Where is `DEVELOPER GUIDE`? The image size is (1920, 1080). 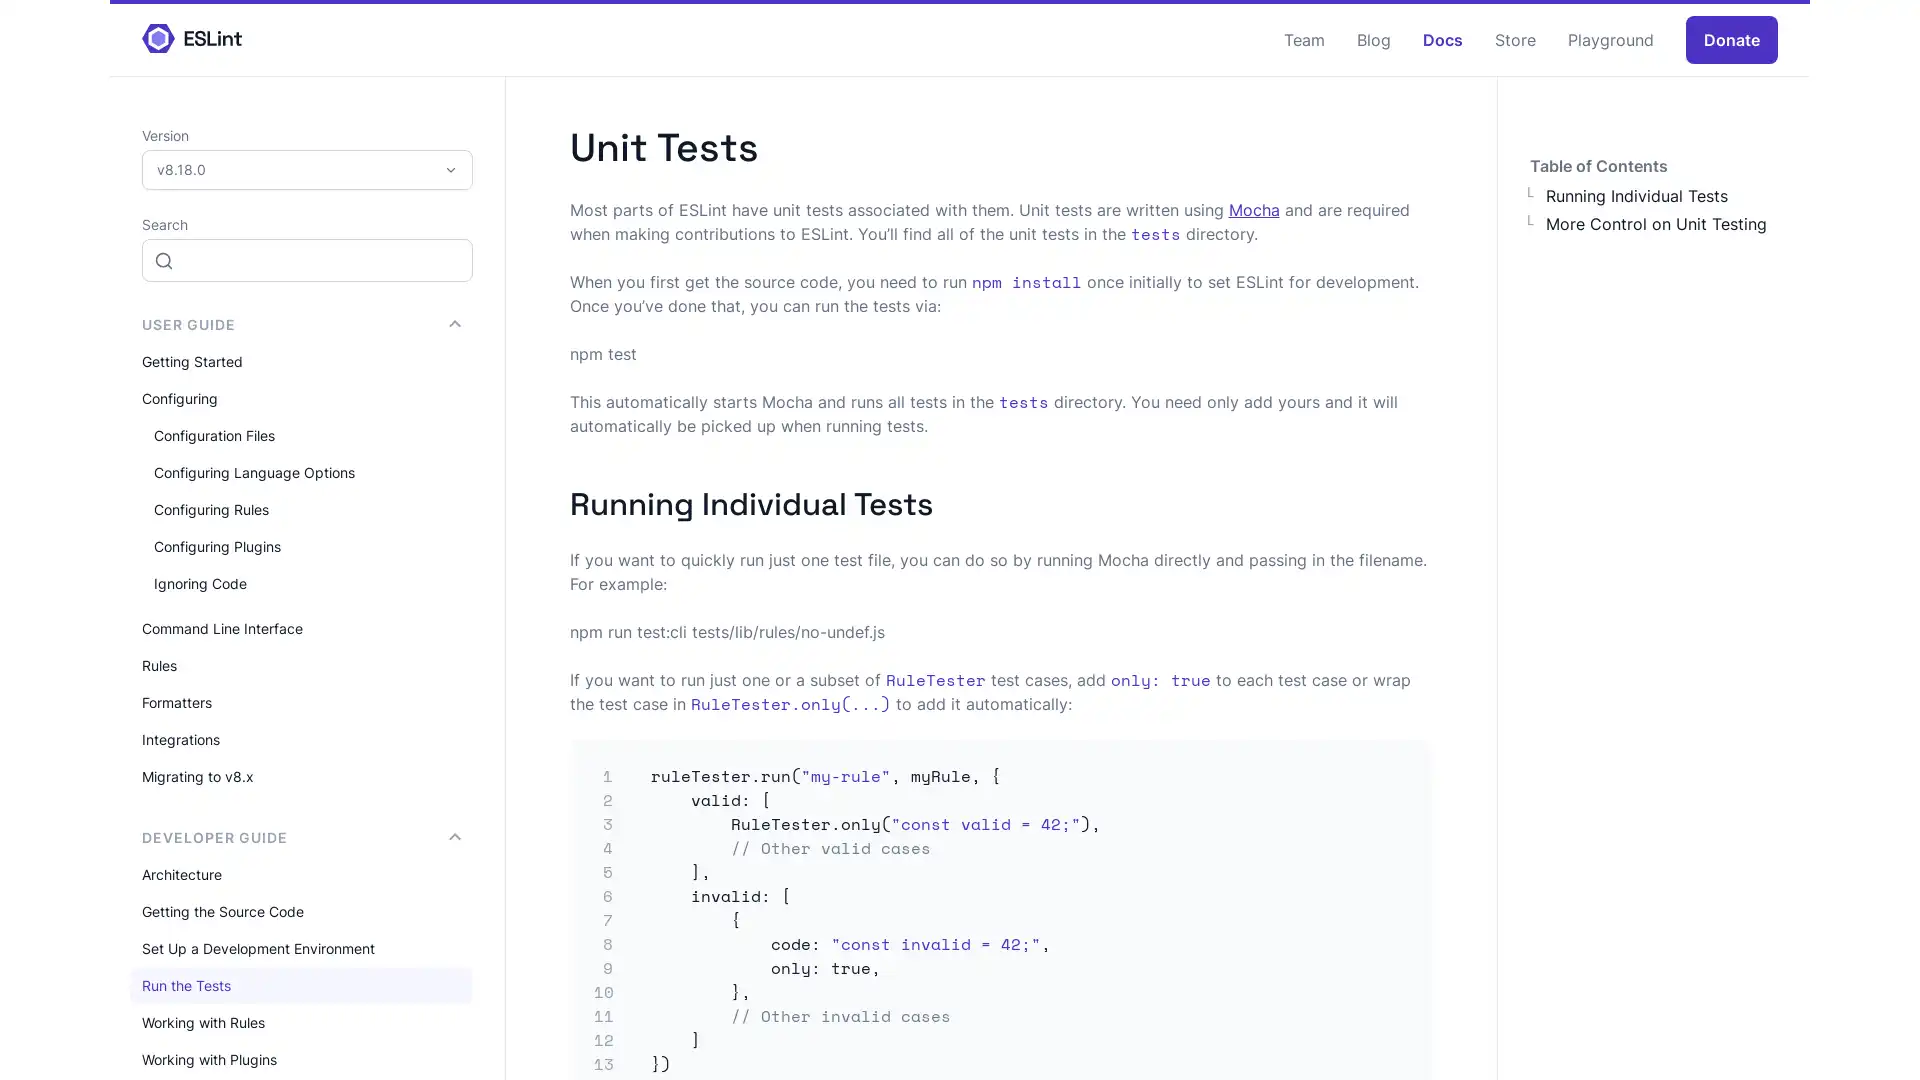 DEVELOPER GUIDE is located at coordinates (300, 836).